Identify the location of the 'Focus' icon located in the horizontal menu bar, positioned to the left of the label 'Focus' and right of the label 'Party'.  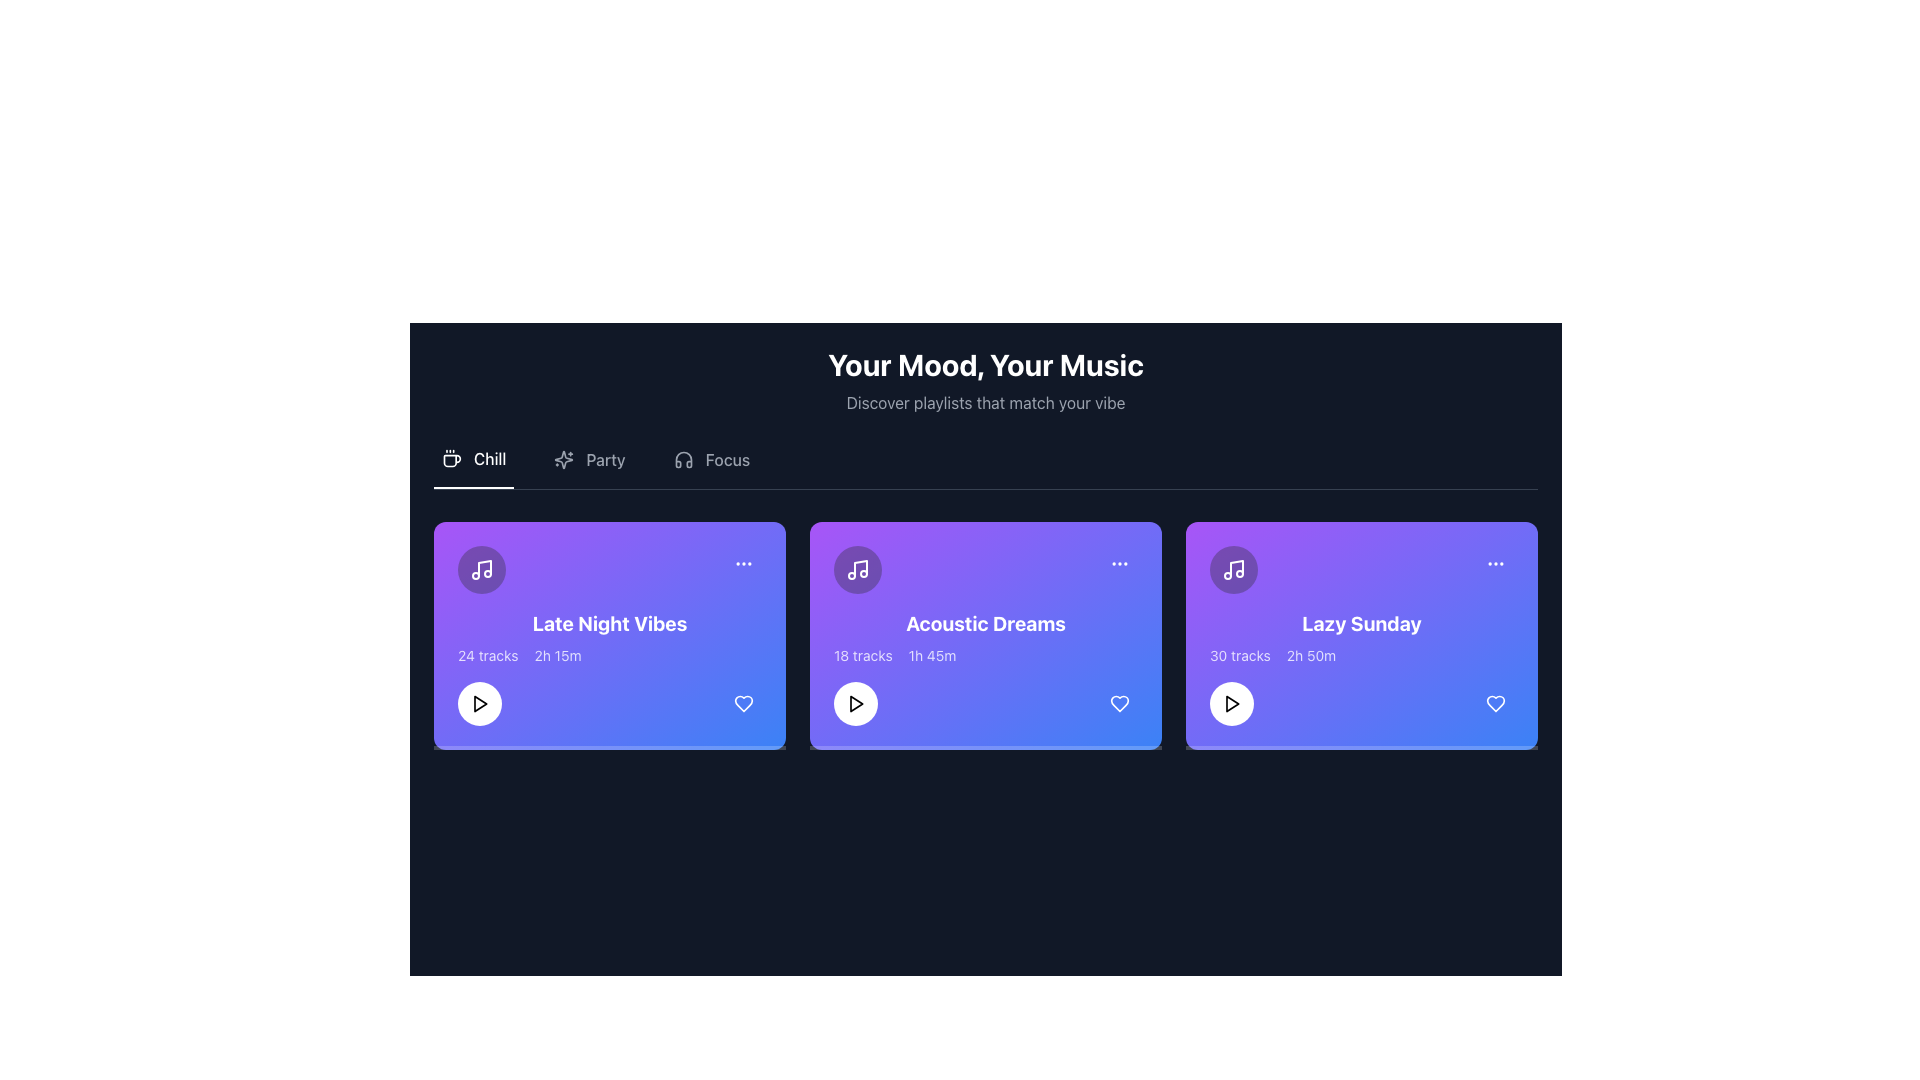
(683, 459).